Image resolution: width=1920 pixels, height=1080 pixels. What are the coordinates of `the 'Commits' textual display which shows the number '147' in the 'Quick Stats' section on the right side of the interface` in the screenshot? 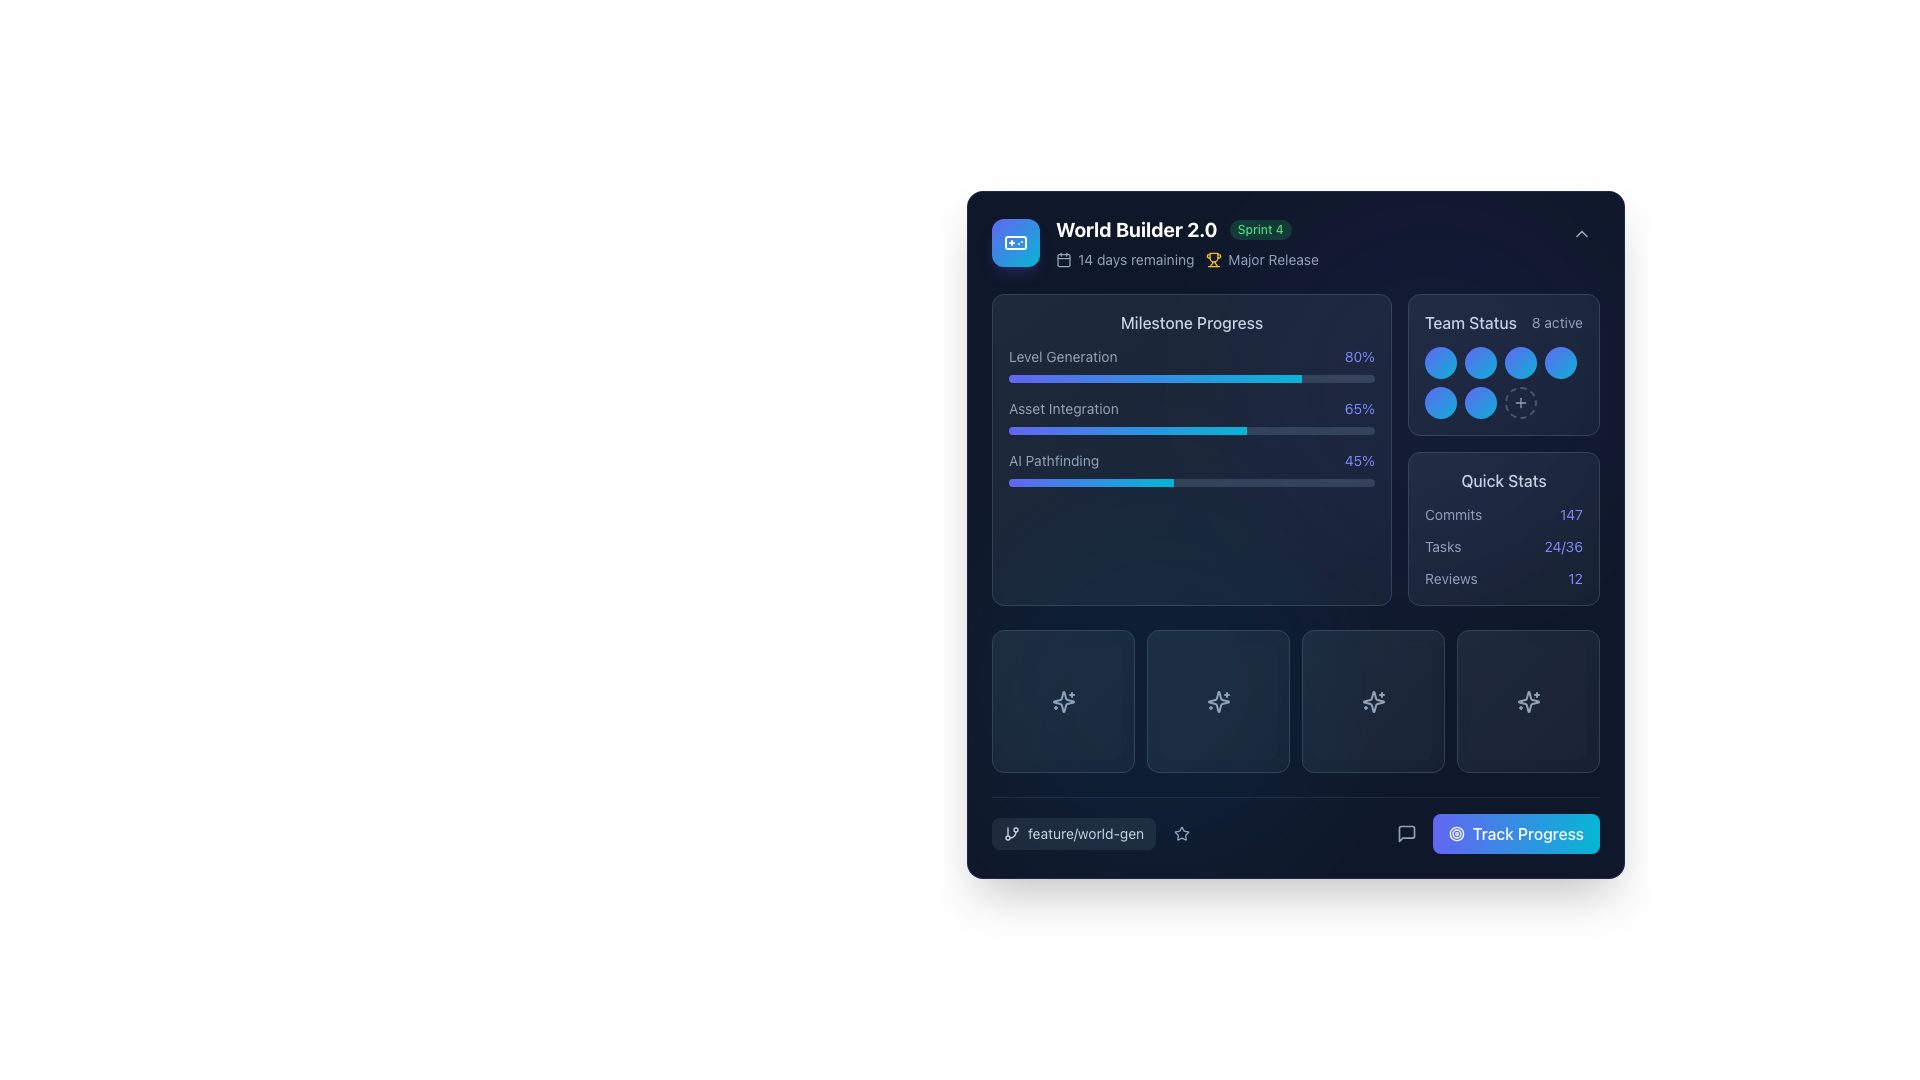 It's located at (1503, 514).